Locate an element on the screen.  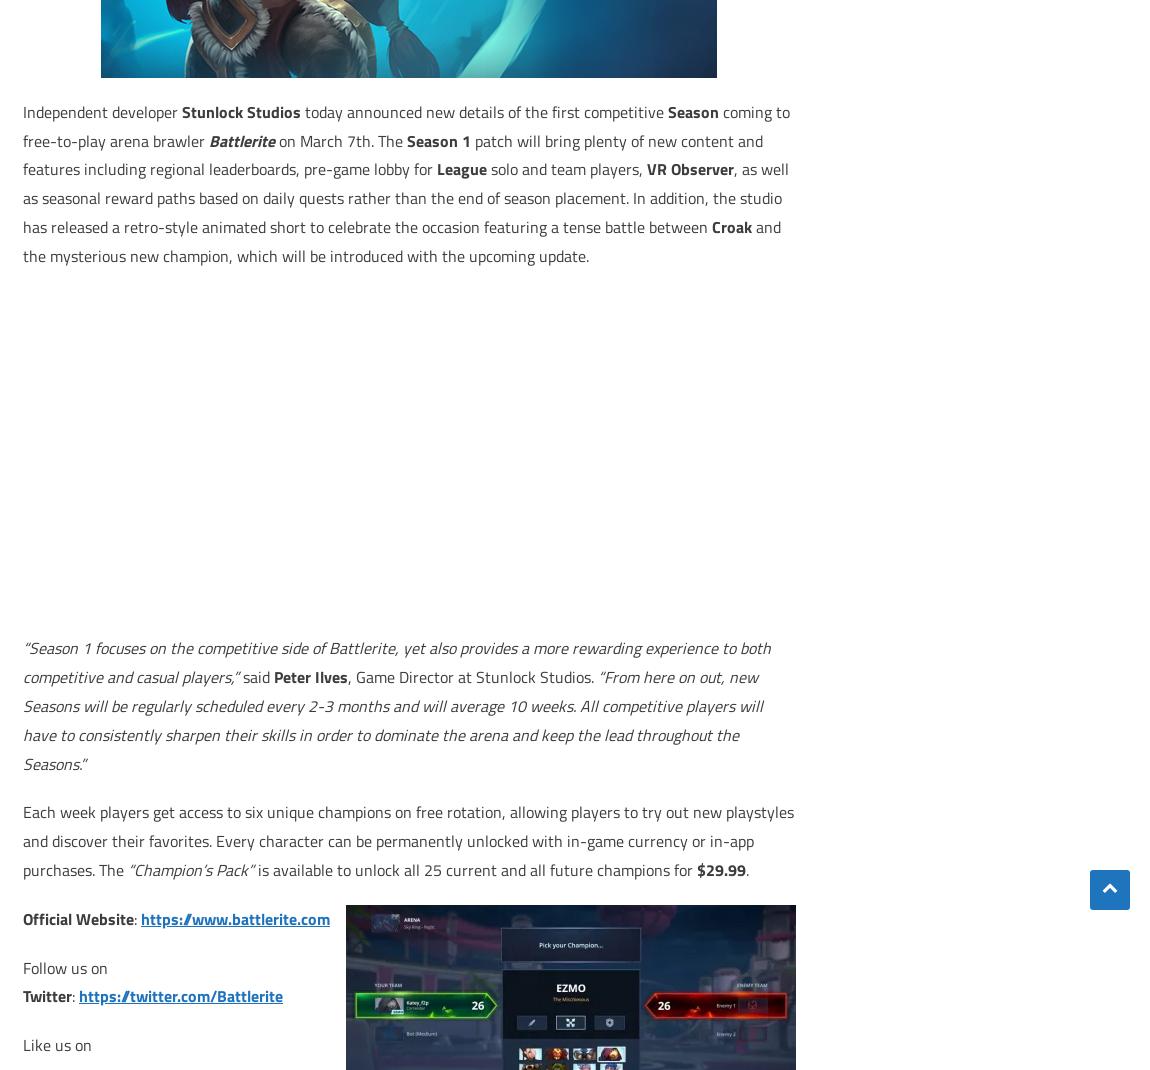
'Stunlock Studios' is located at coordinates (240, 110).